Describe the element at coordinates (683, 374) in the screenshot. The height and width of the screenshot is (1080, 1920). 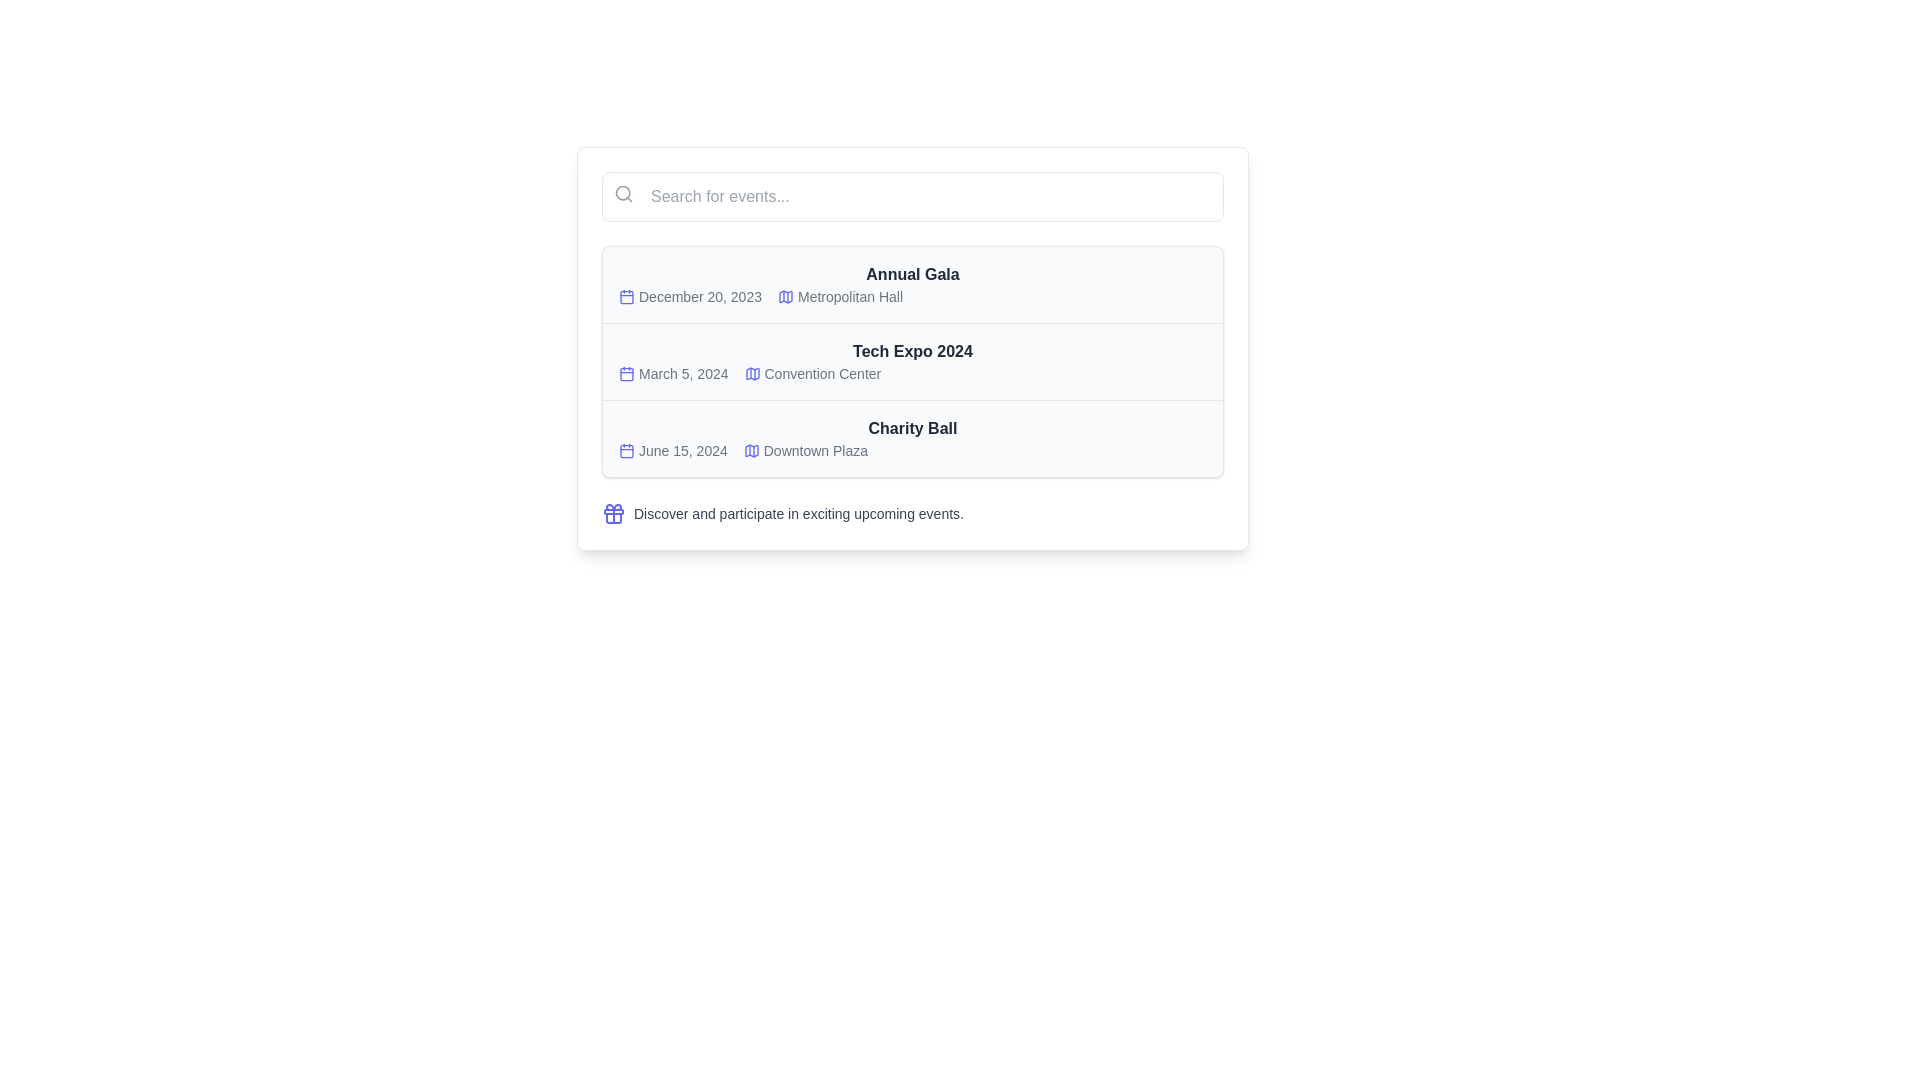
I see `date displayed in the text label for the event 'Tech Expo 2024', which is the second date entry in the vertical list, located below 'December 20, 2023' and above 'June 15, 2024', and positioned to the right of a calendar icon` at that location.